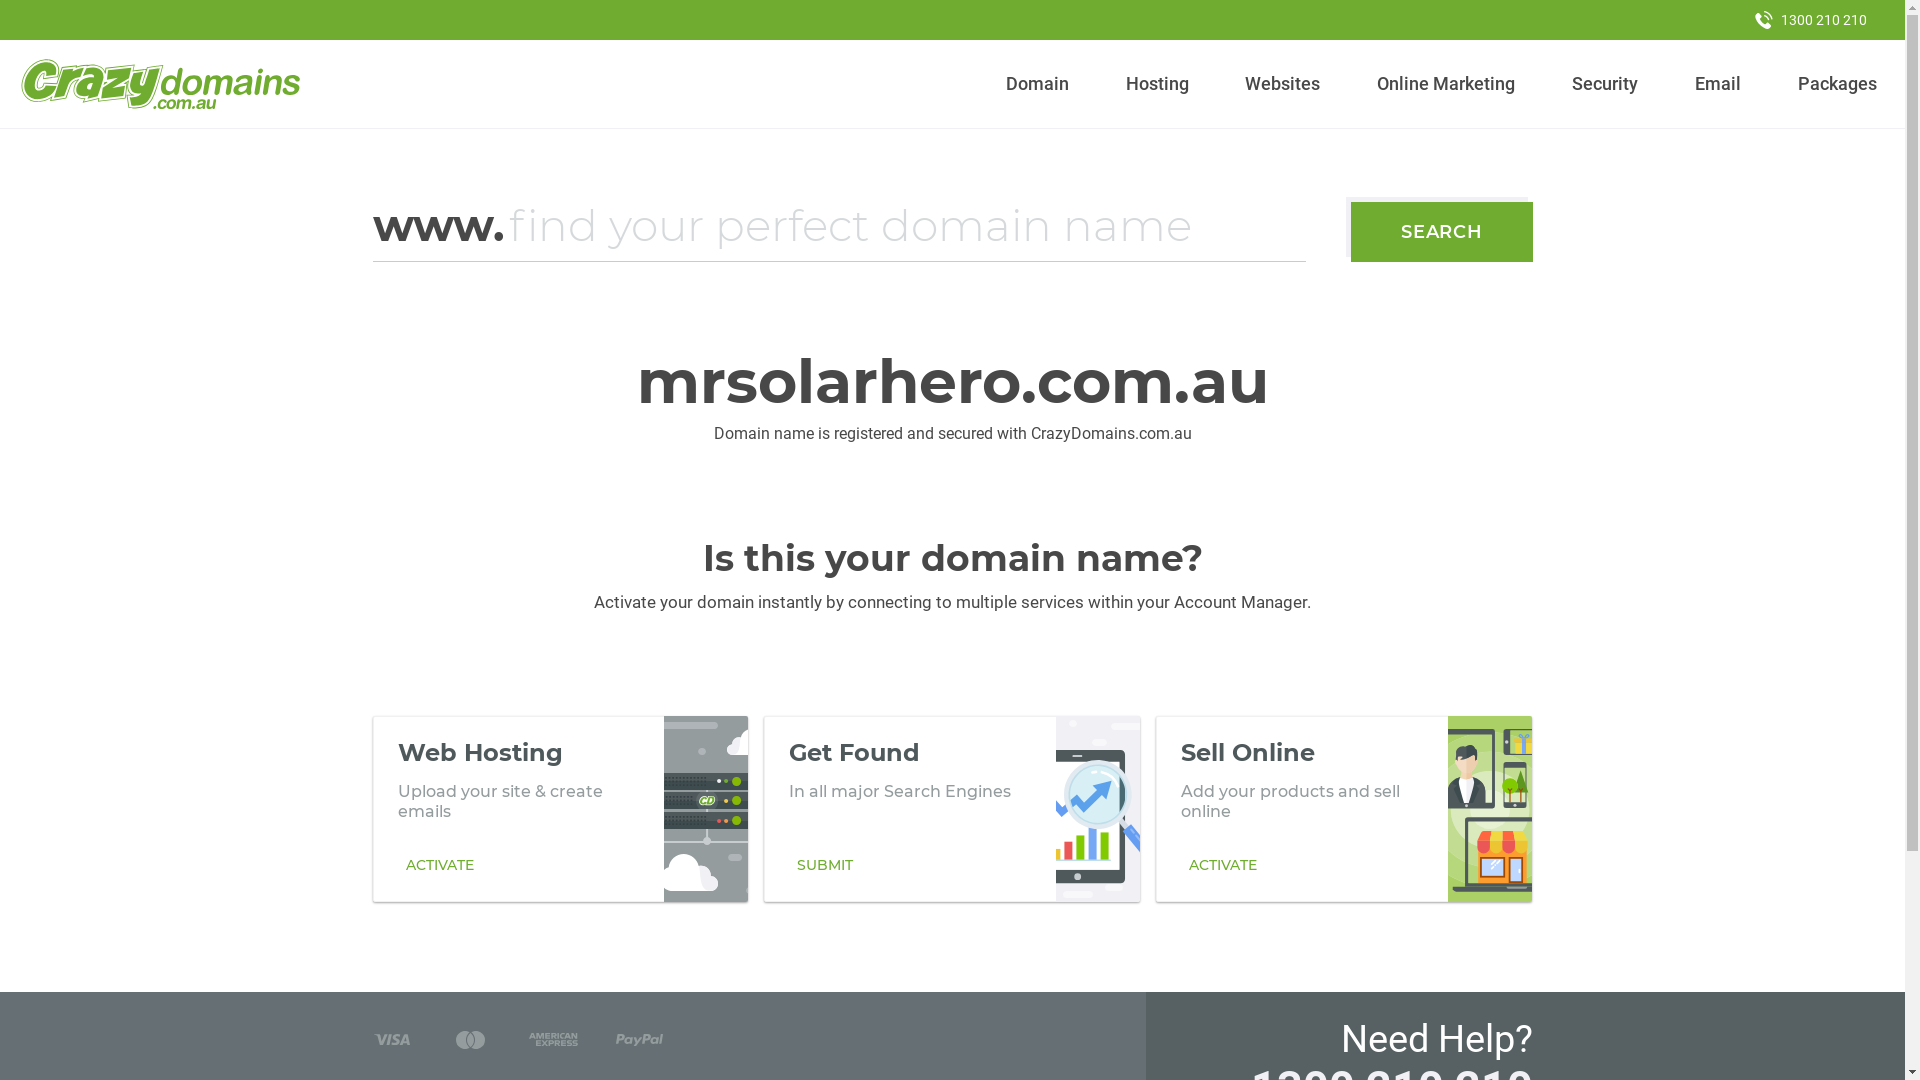  I want to click on 'SEARCH', so click(1441, 230).